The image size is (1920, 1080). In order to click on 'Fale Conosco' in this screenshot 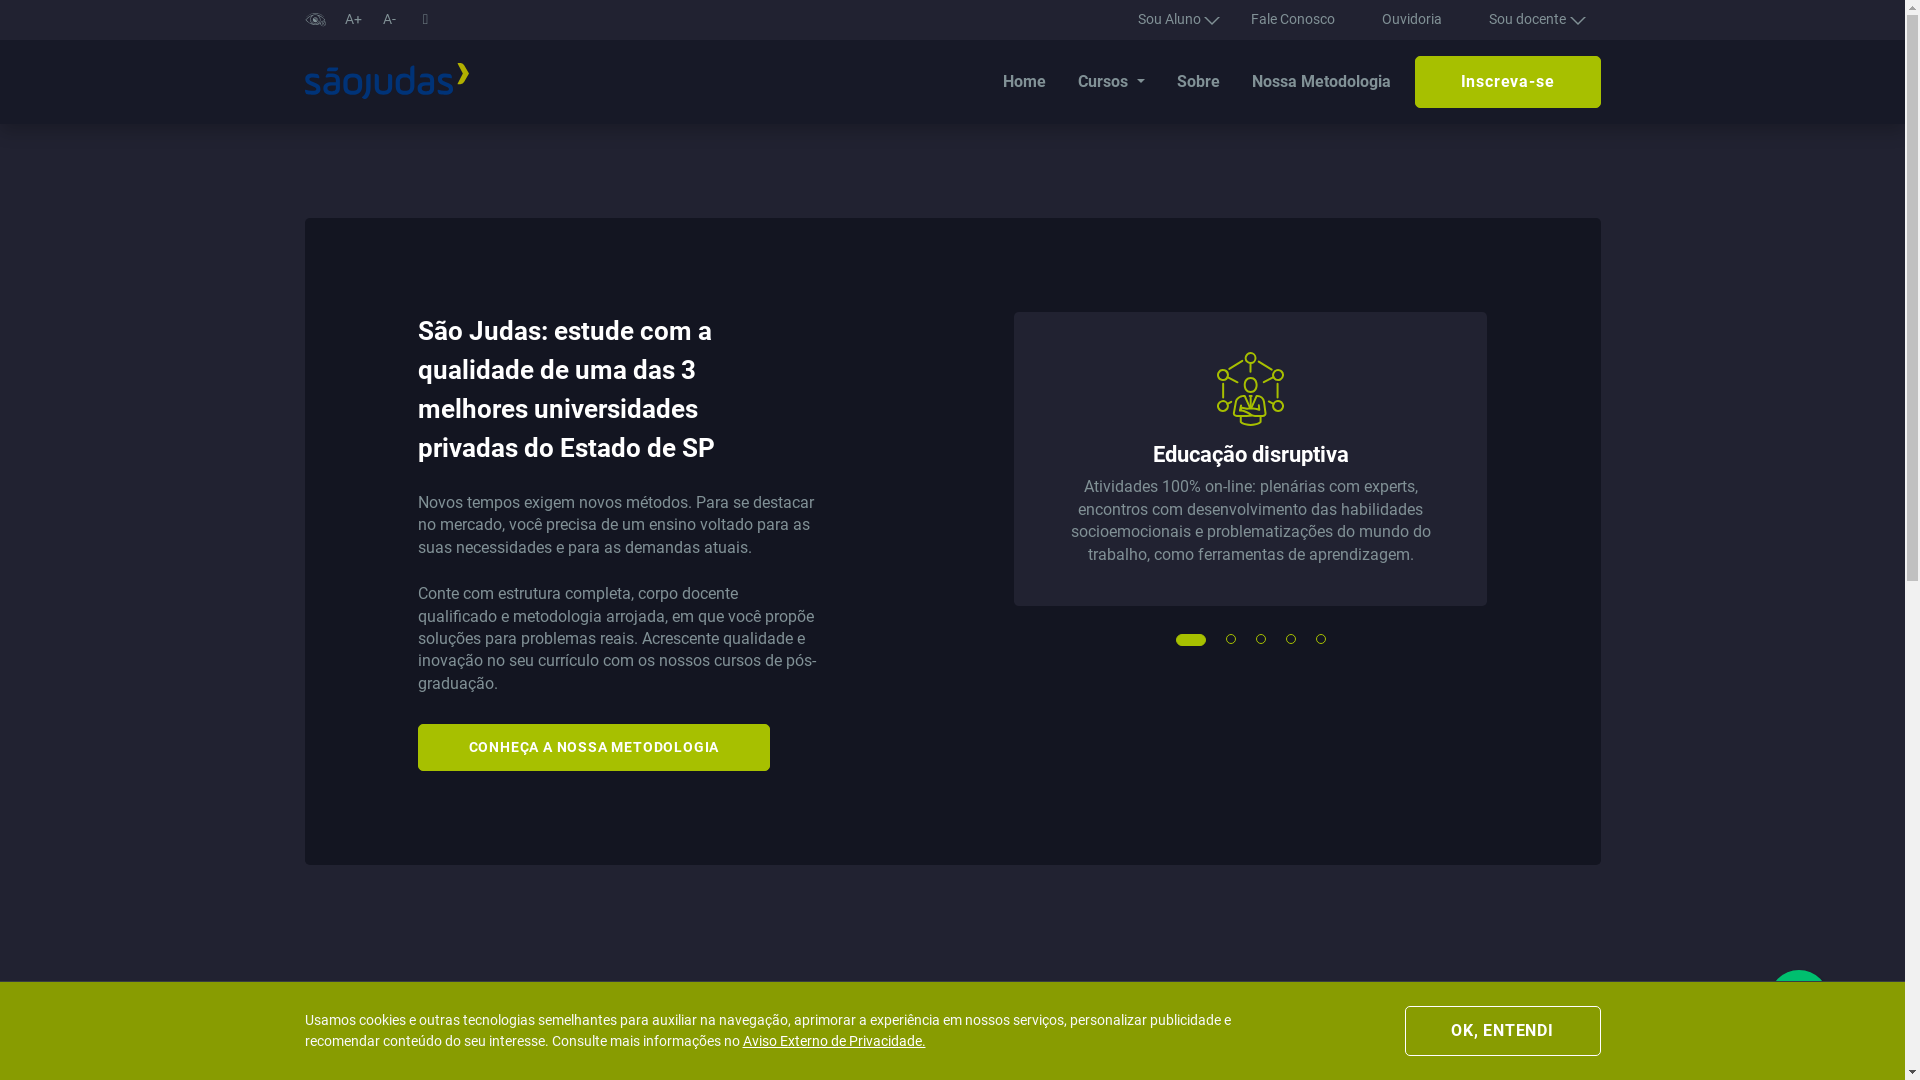, I will do `click(1292, 19)`.